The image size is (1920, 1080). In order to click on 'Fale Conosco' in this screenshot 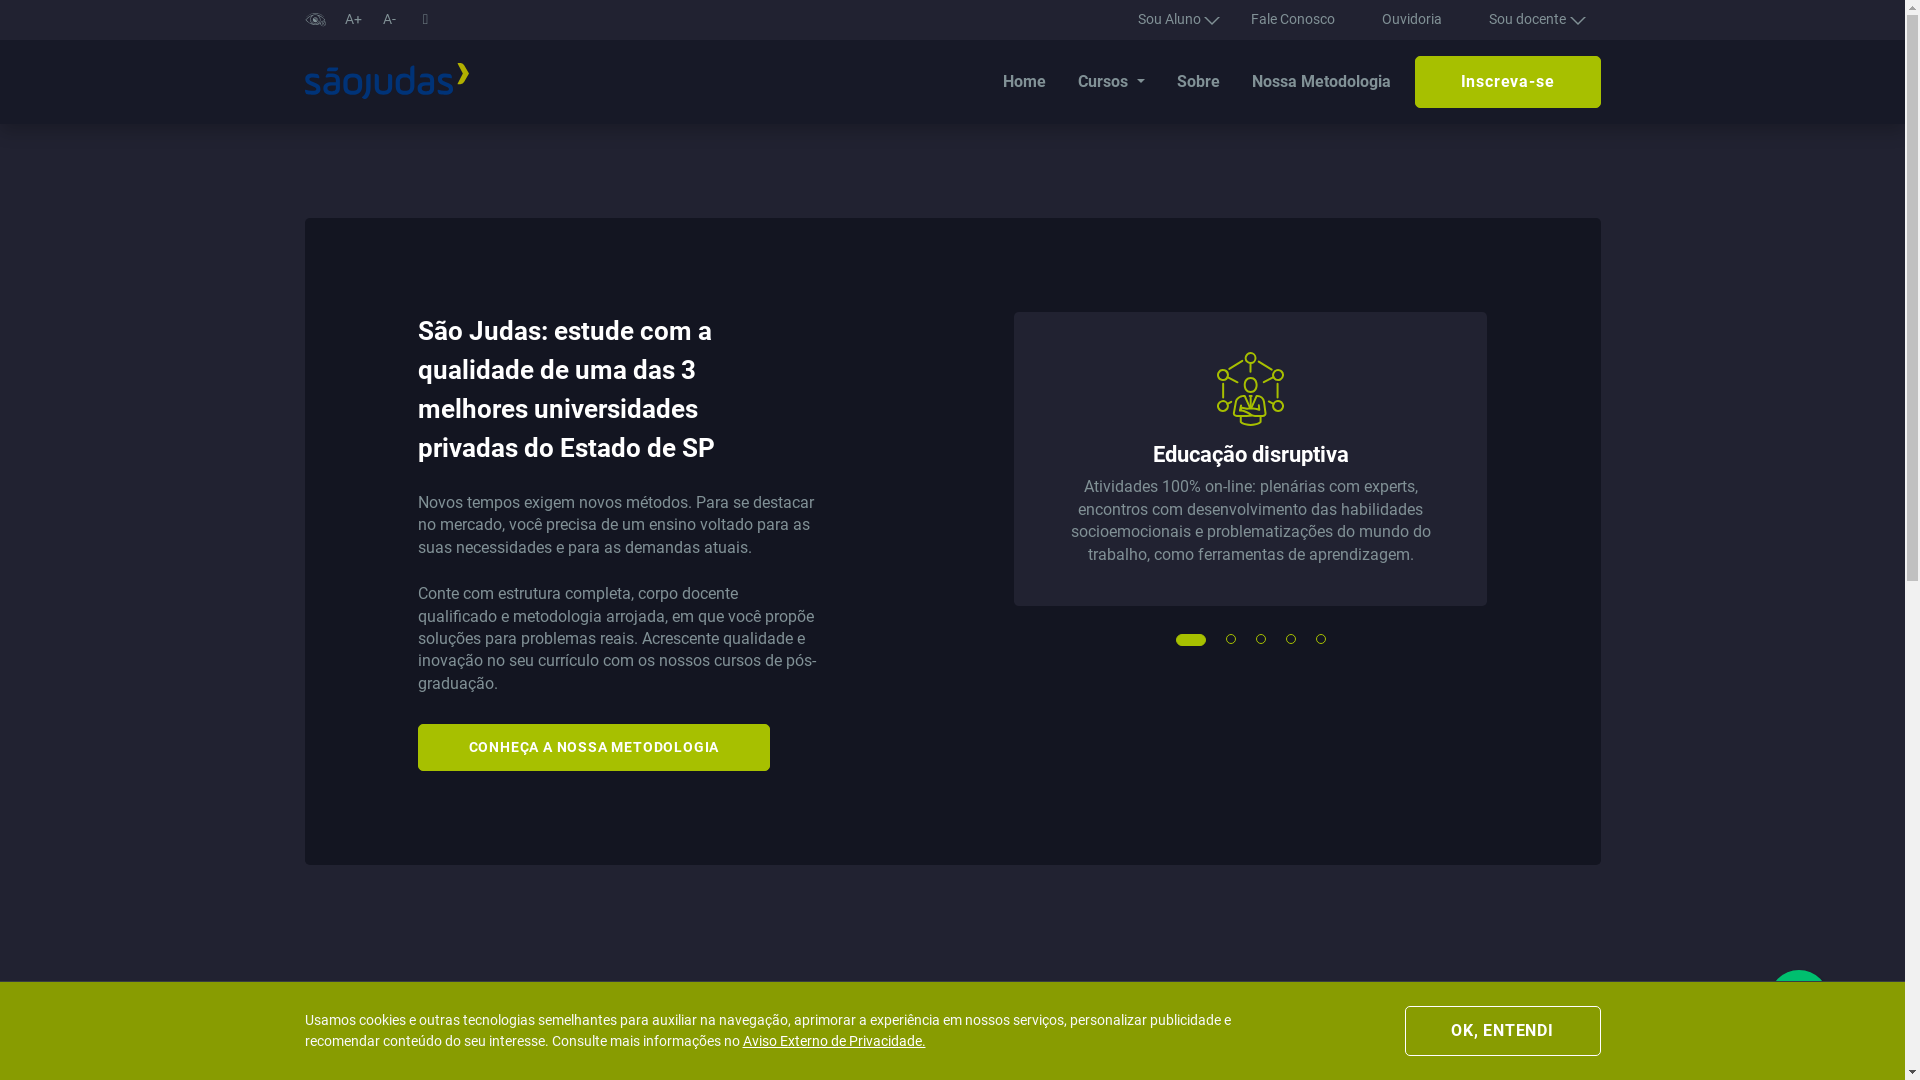, I will do `click(1292, 19)`.